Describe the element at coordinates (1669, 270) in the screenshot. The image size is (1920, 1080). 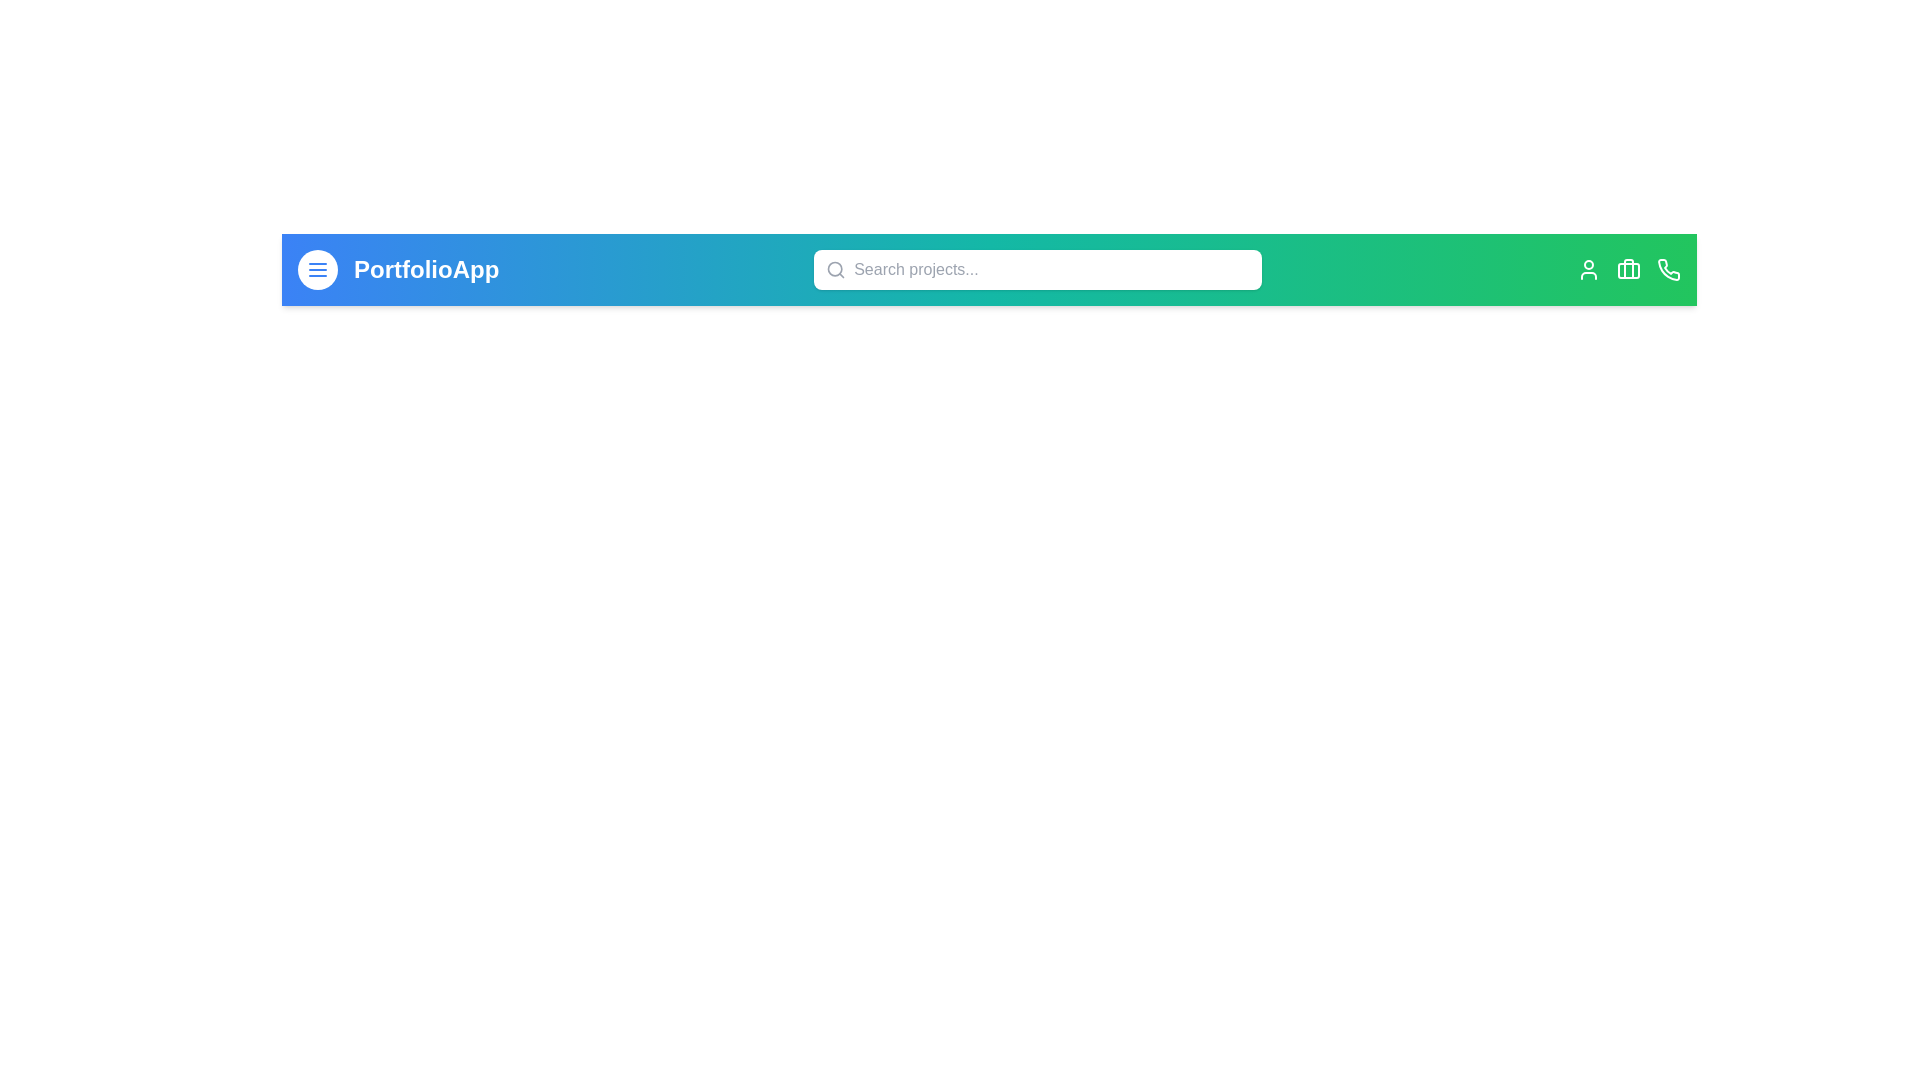
I see `the phone icon located at the right side of the app bar` at that location.